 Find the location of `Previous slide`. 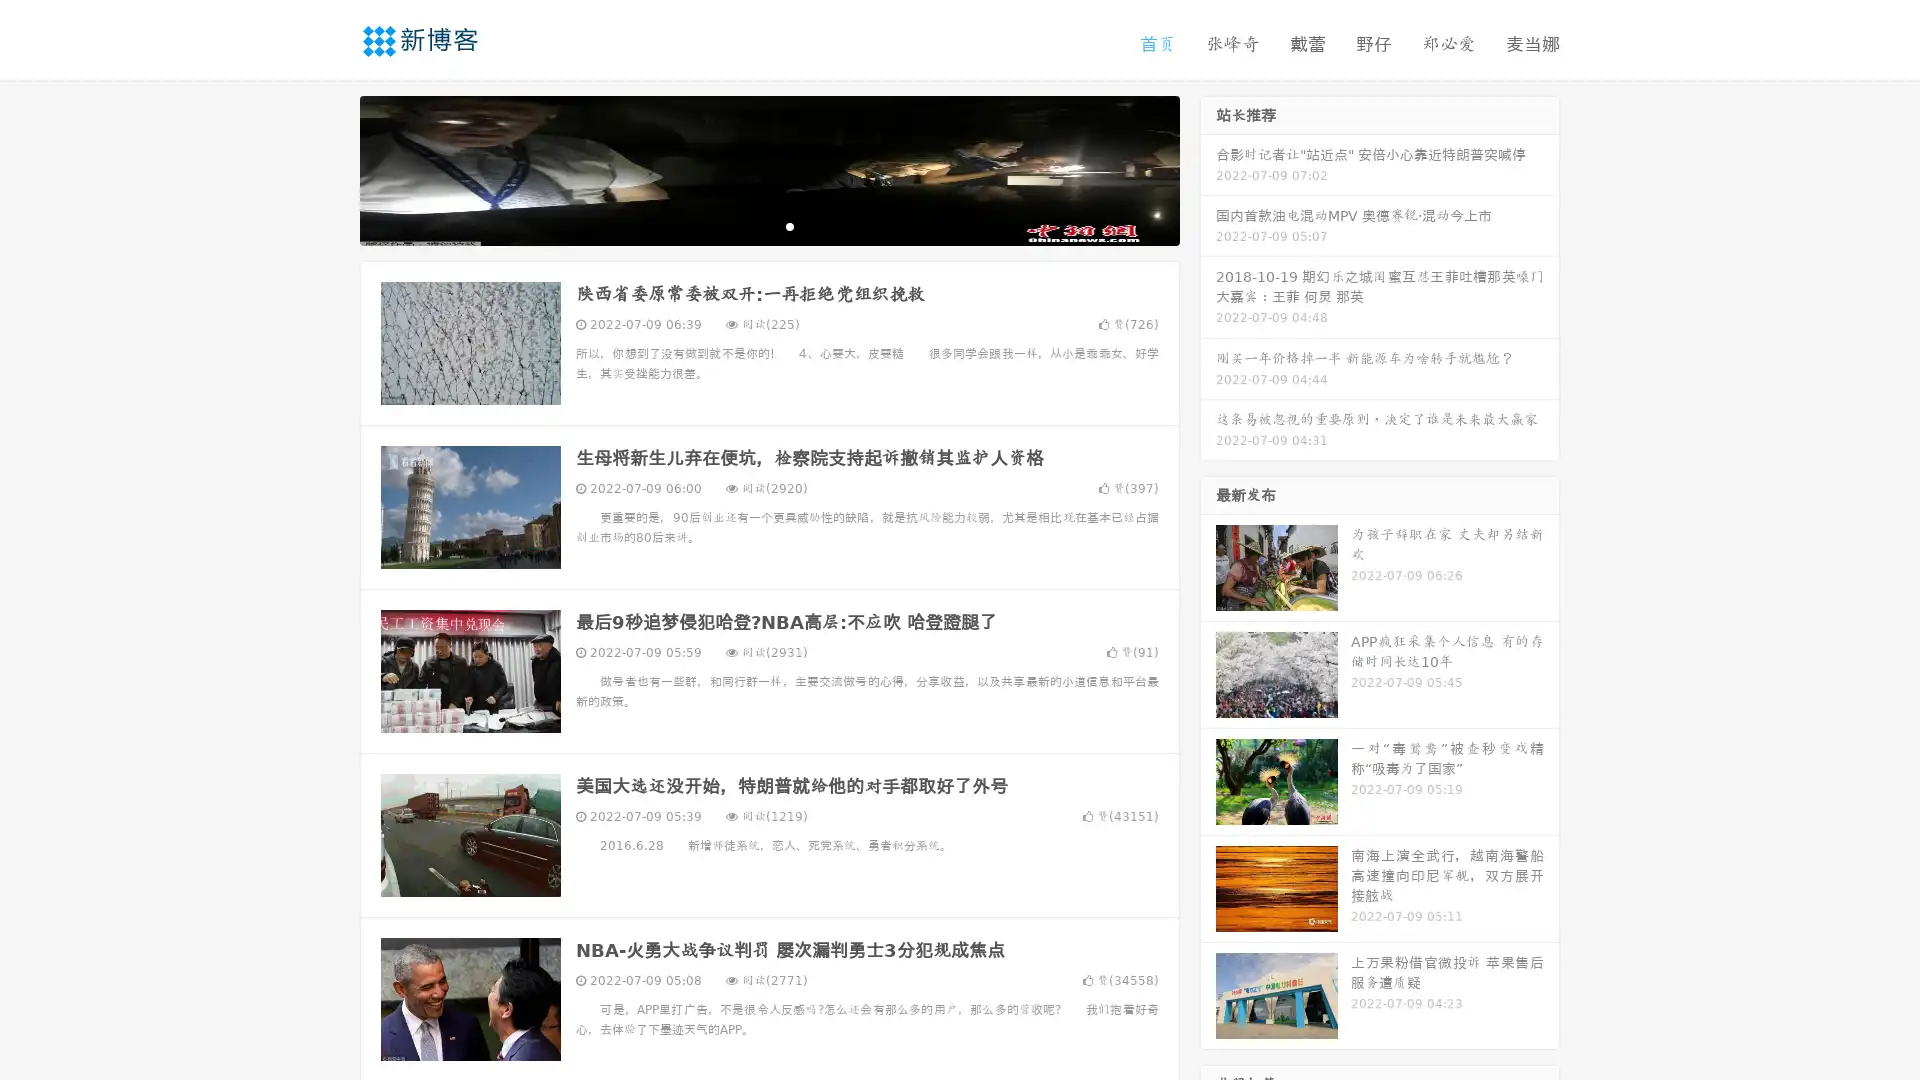

Previous slide is located at coordinates (330, 168).